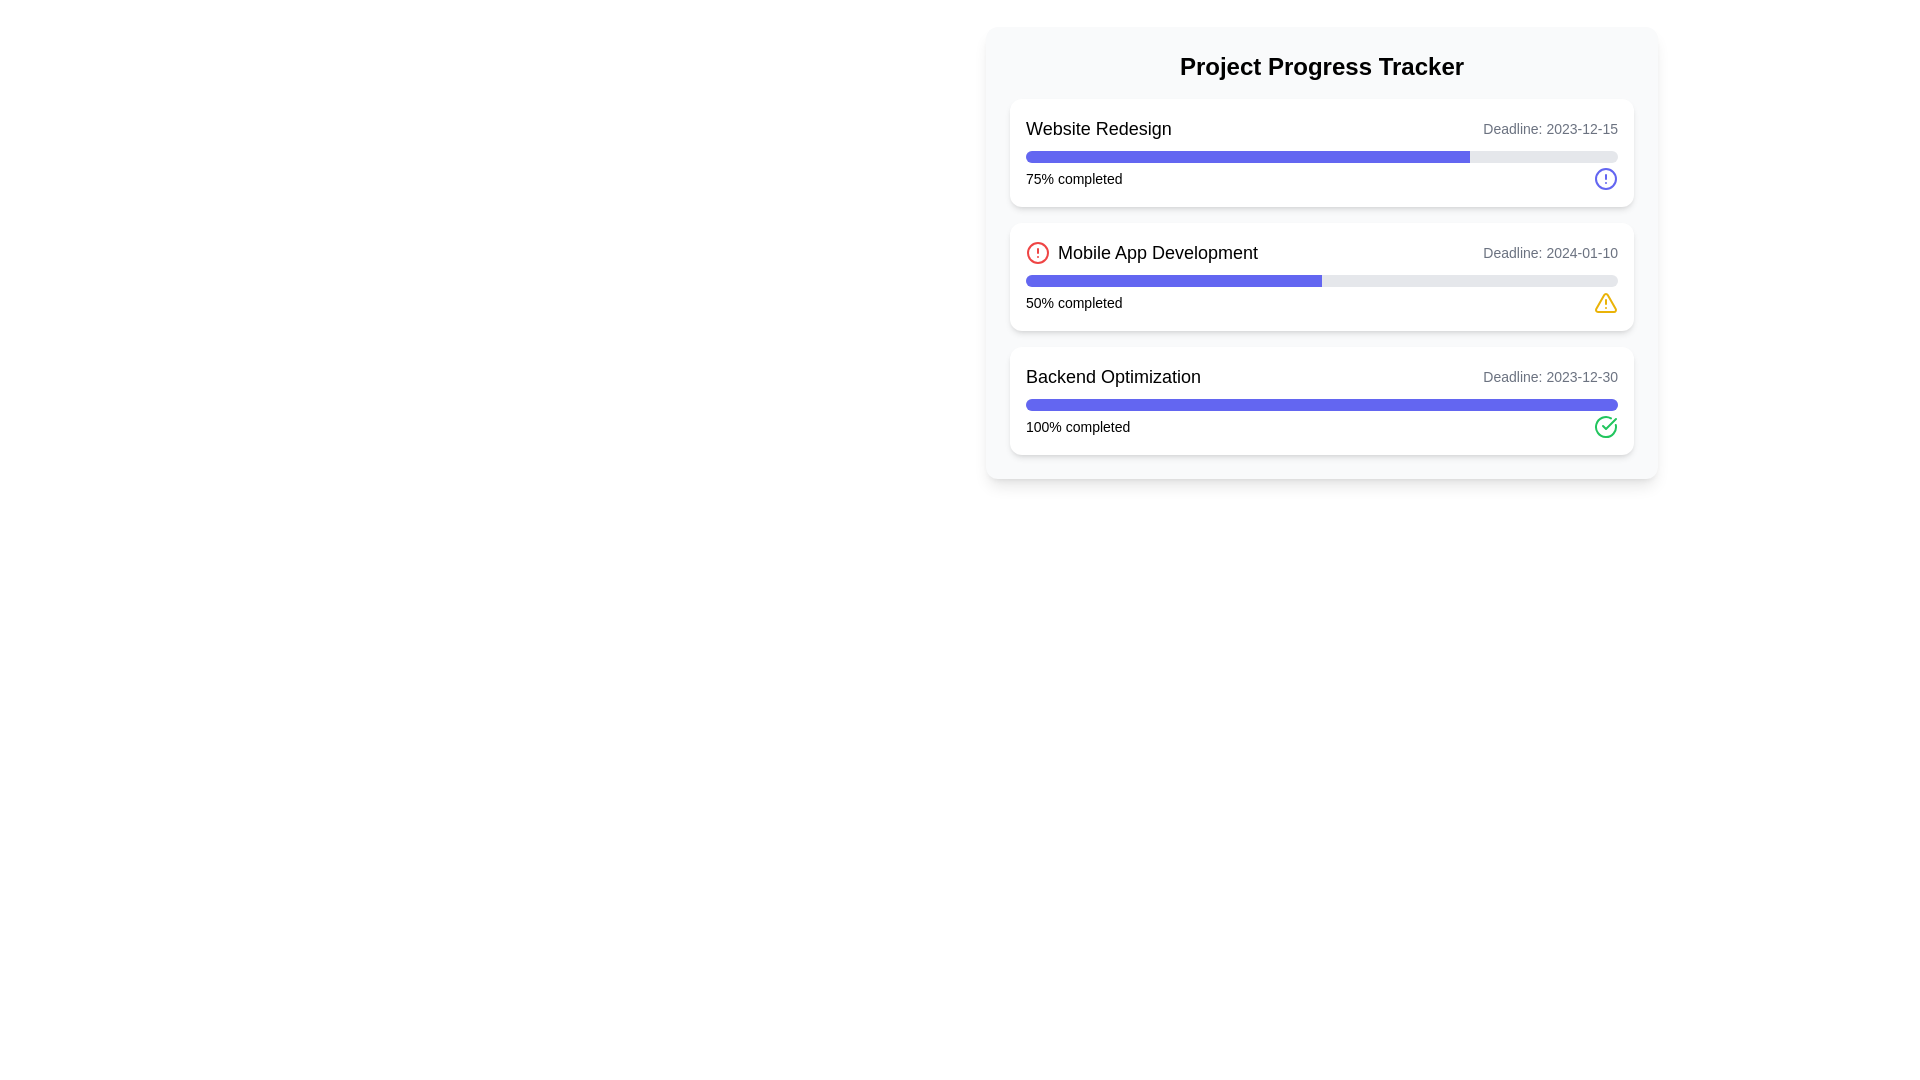 The height and width of the screenshot is (1080, 1920). Describe the element at coordinates (1037, 252) in the screenshot. I see `the central Circle graphic element of the warning icon located to the left of the Mobile App Development progress bar` at that location.